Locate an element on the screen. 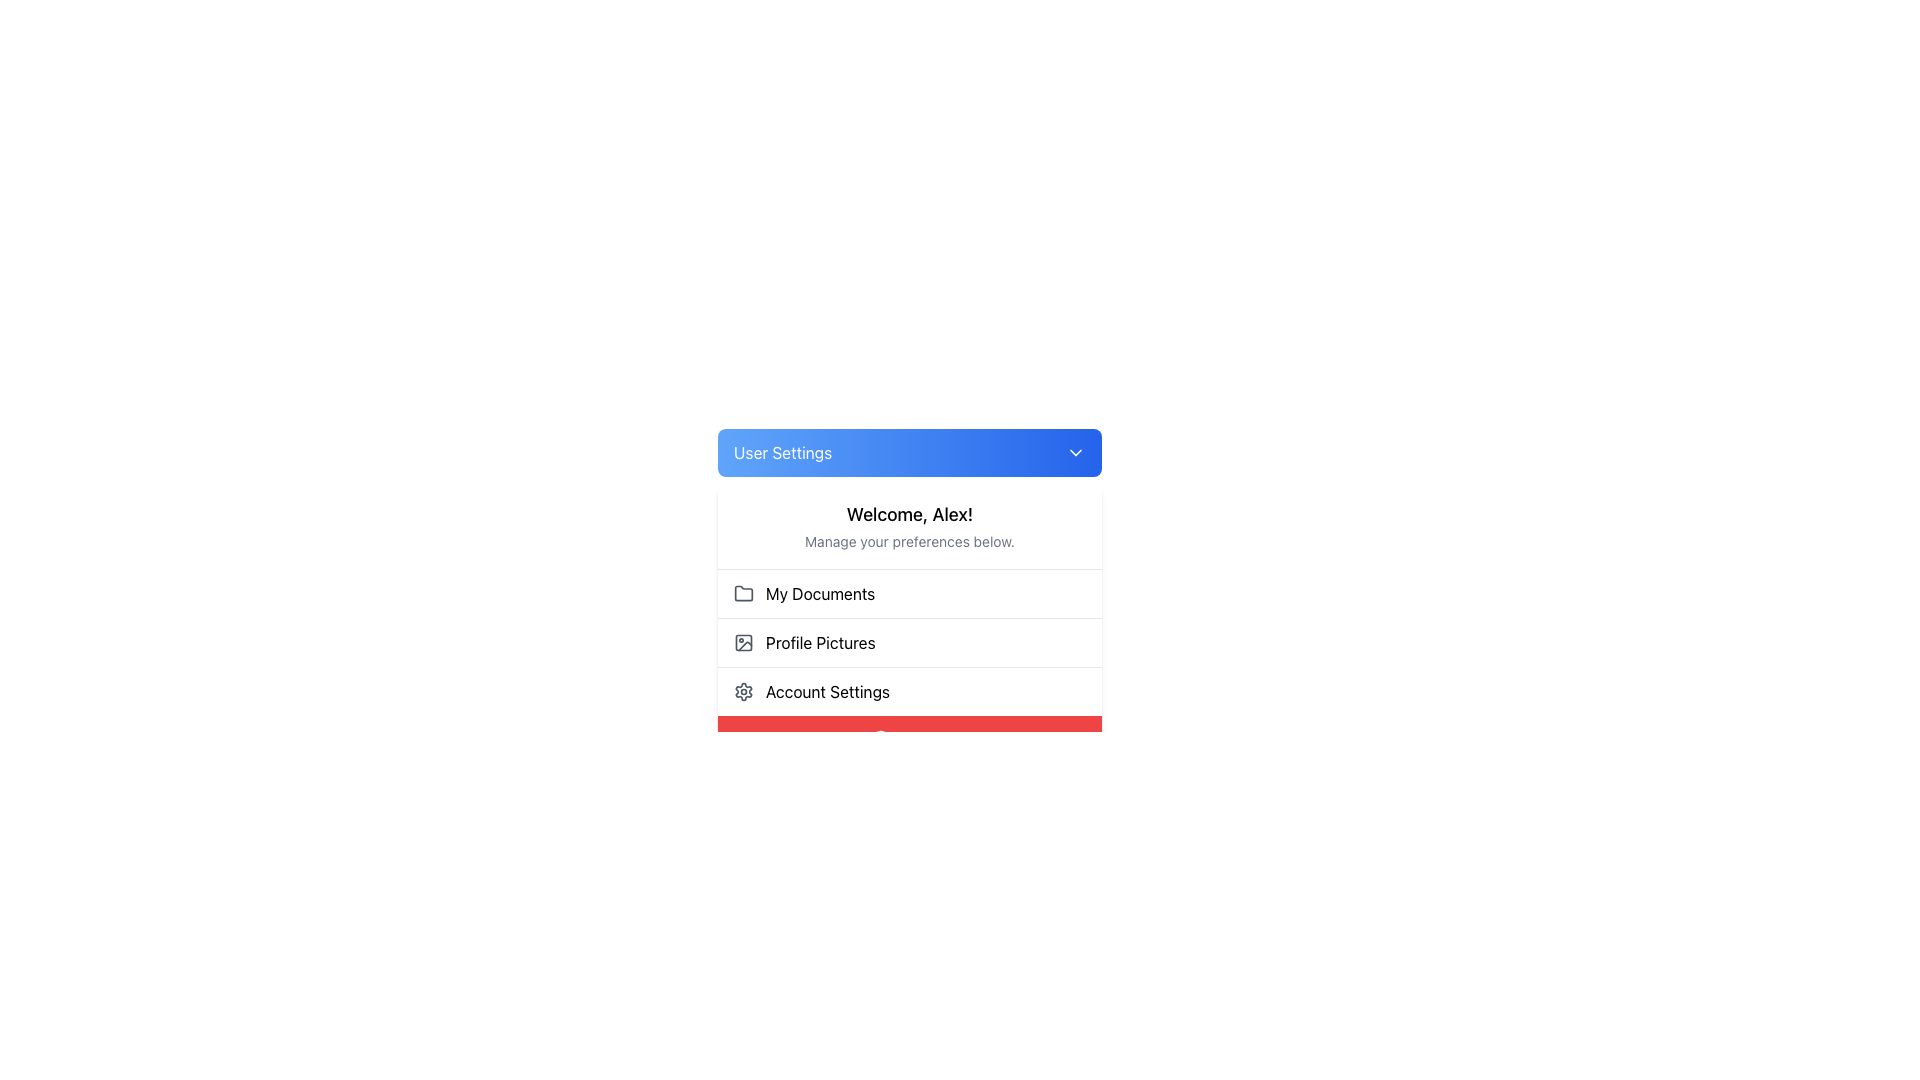 This screenshot has height=1080, width=1920. instructional text label located below the bold text 'Welcome, Alex!' in the upper-middle part of the page is located at coordinates (909, 541).